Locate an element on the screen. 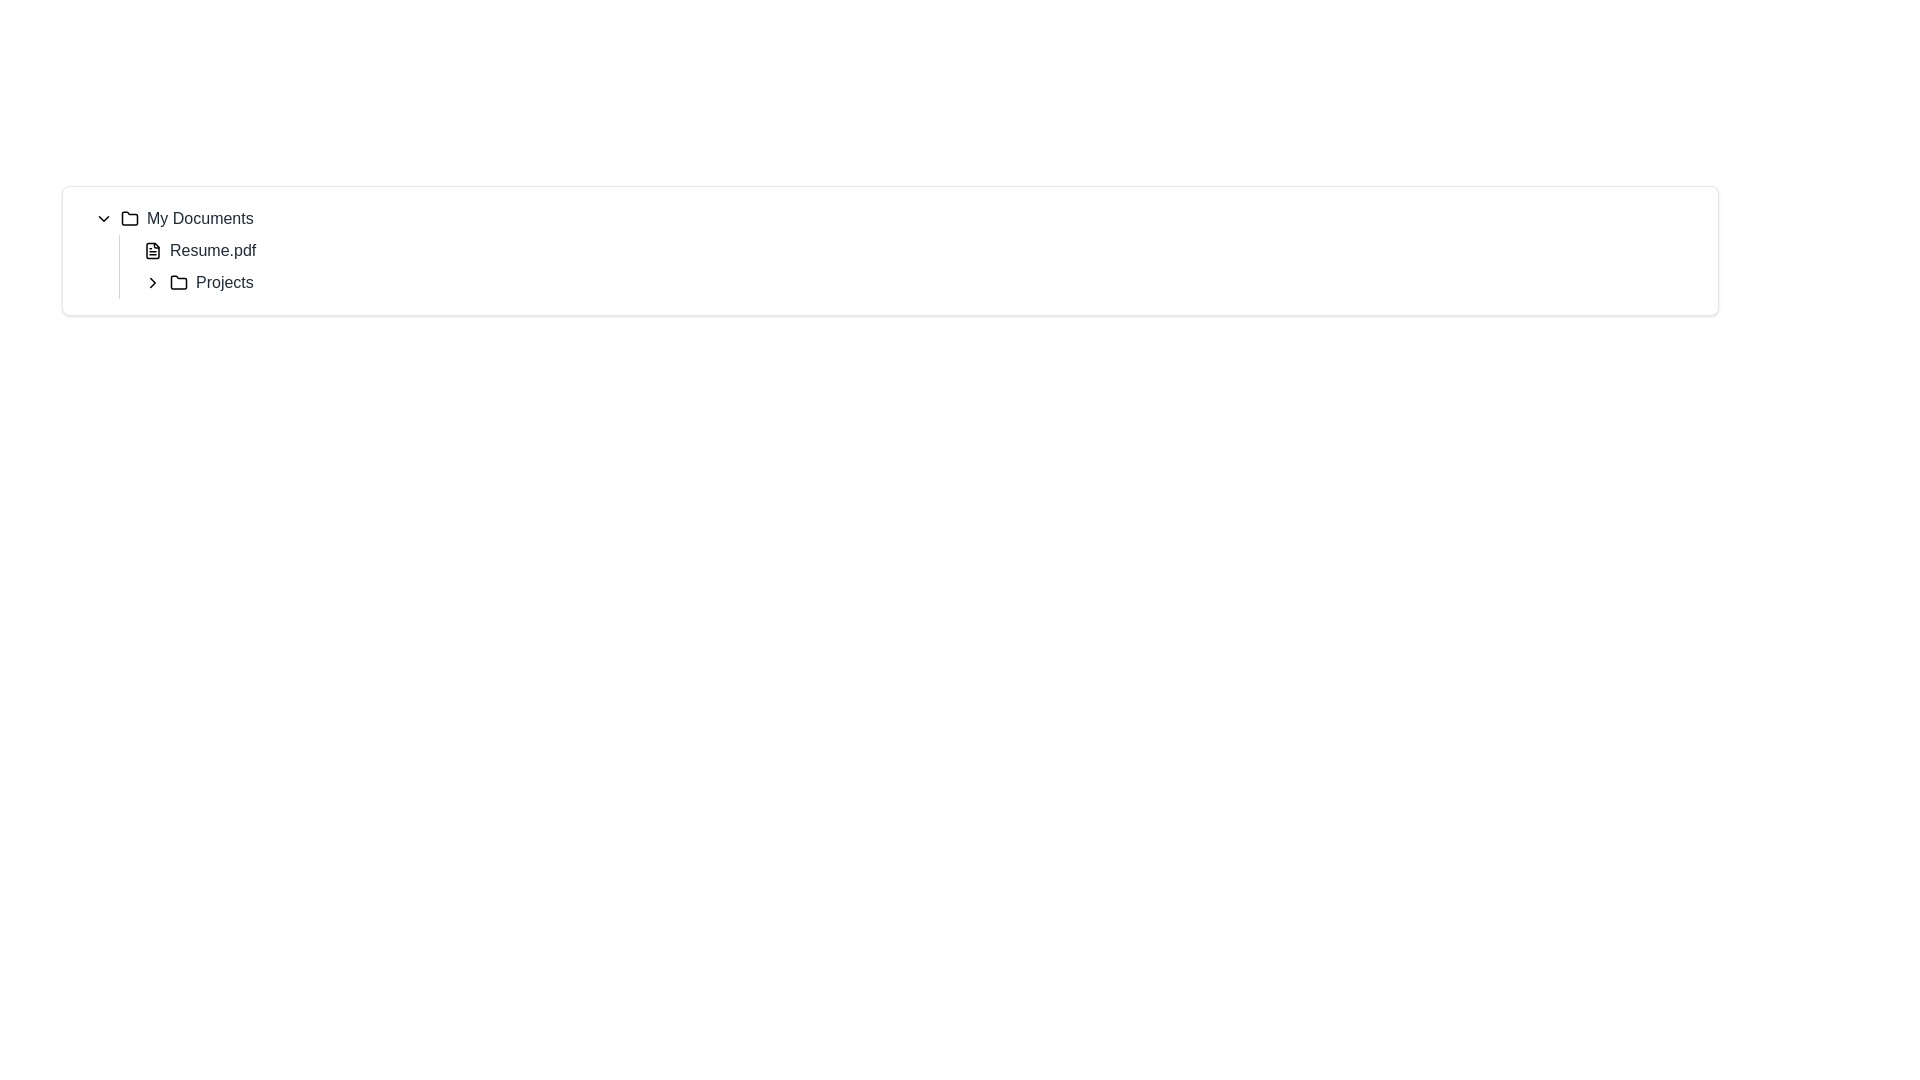 This screenshot has width=1920, height=1080. the file icon representing 'Resume.pdf' is located at coordinates (152, 249).